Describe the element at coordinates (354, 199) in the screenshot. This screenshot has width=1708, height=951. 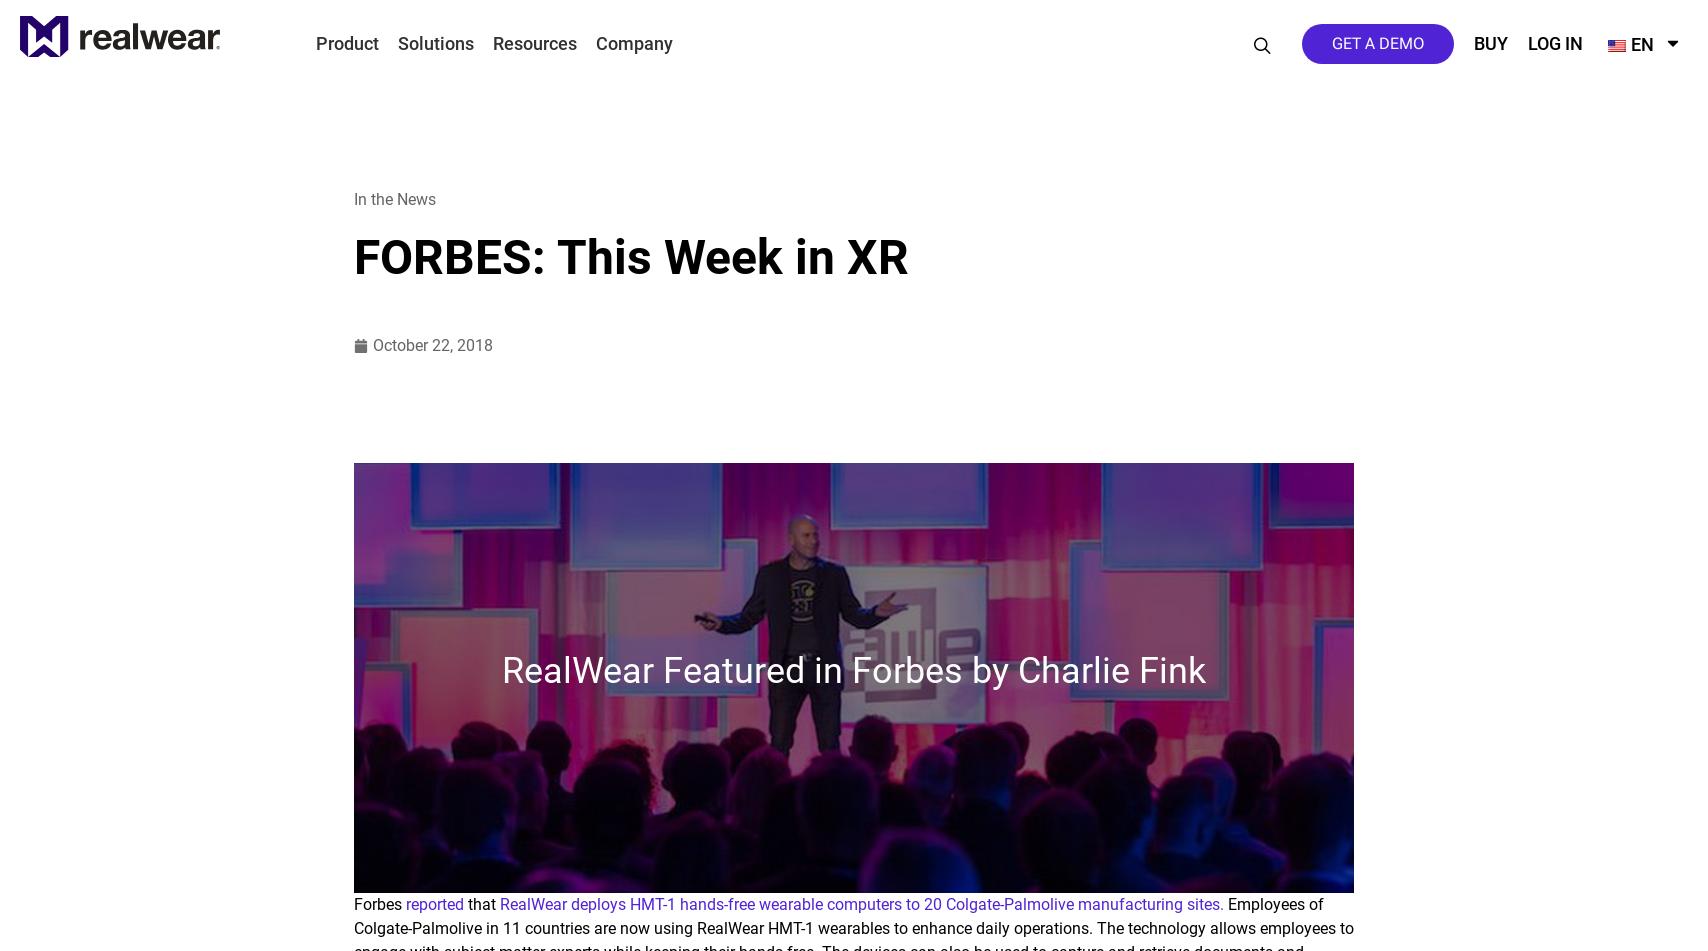
I see `'In the News'` at that location.